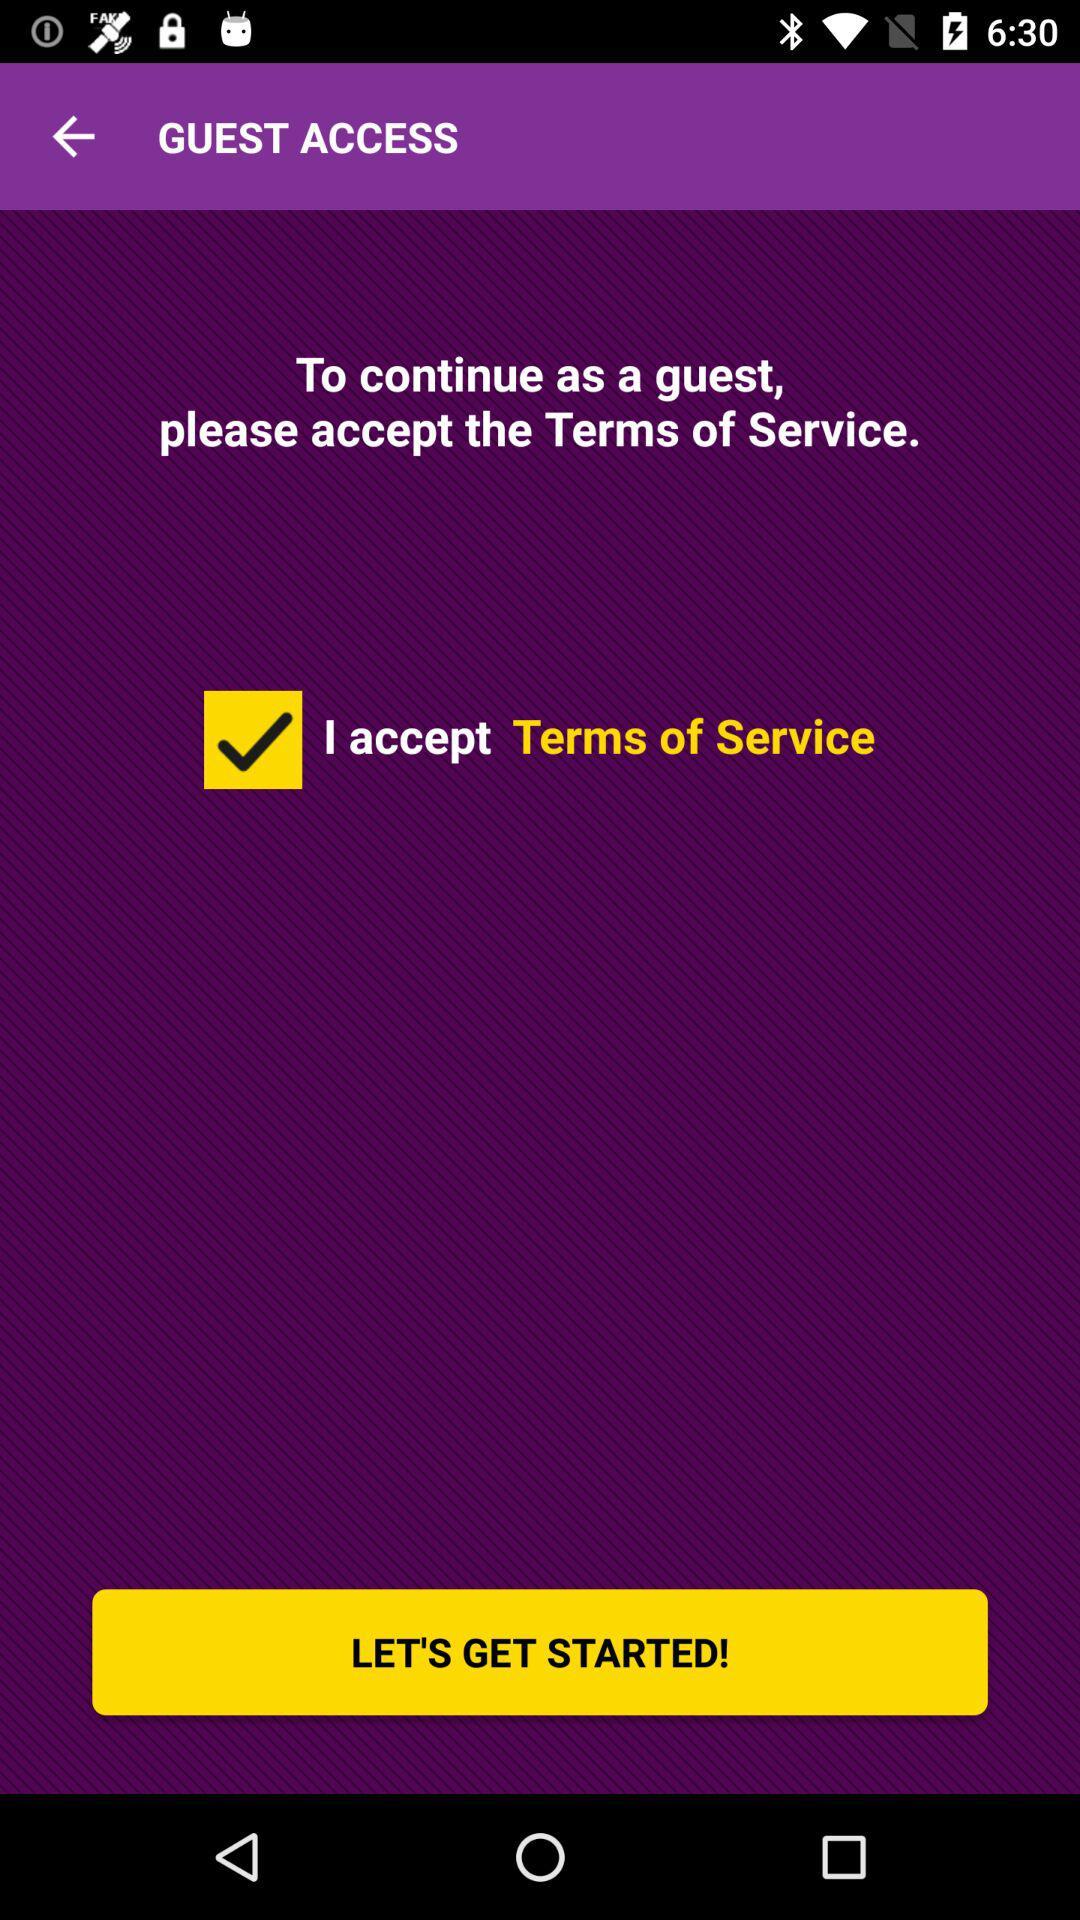  I want to click on accept terms of service, so click(252, 738).